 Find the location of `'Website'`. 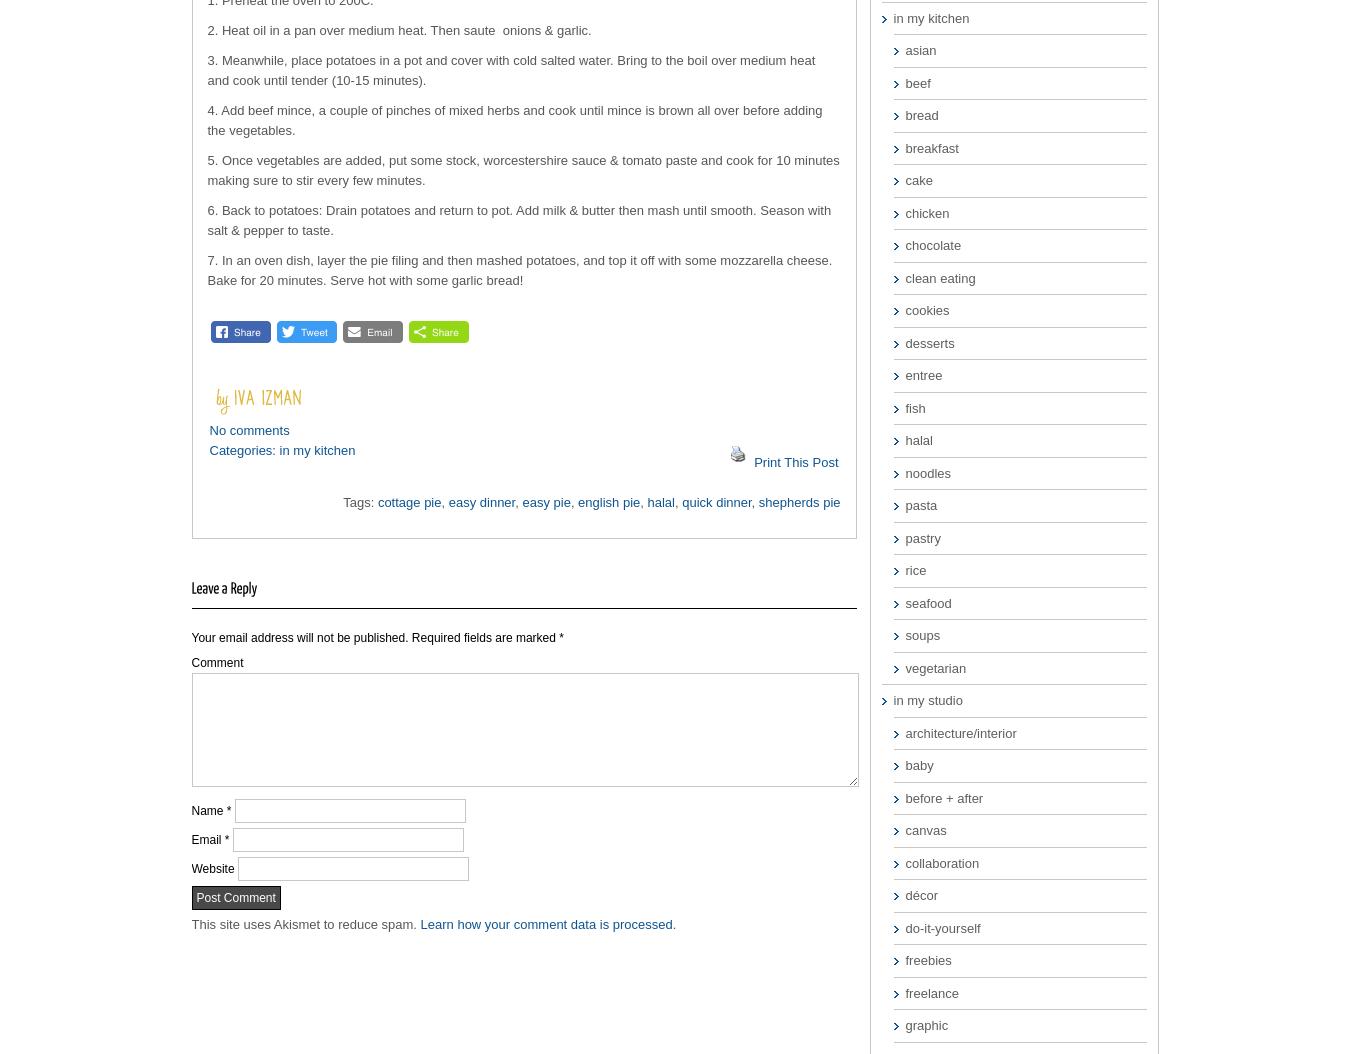

'Website' is located at coordinates (212, 867).